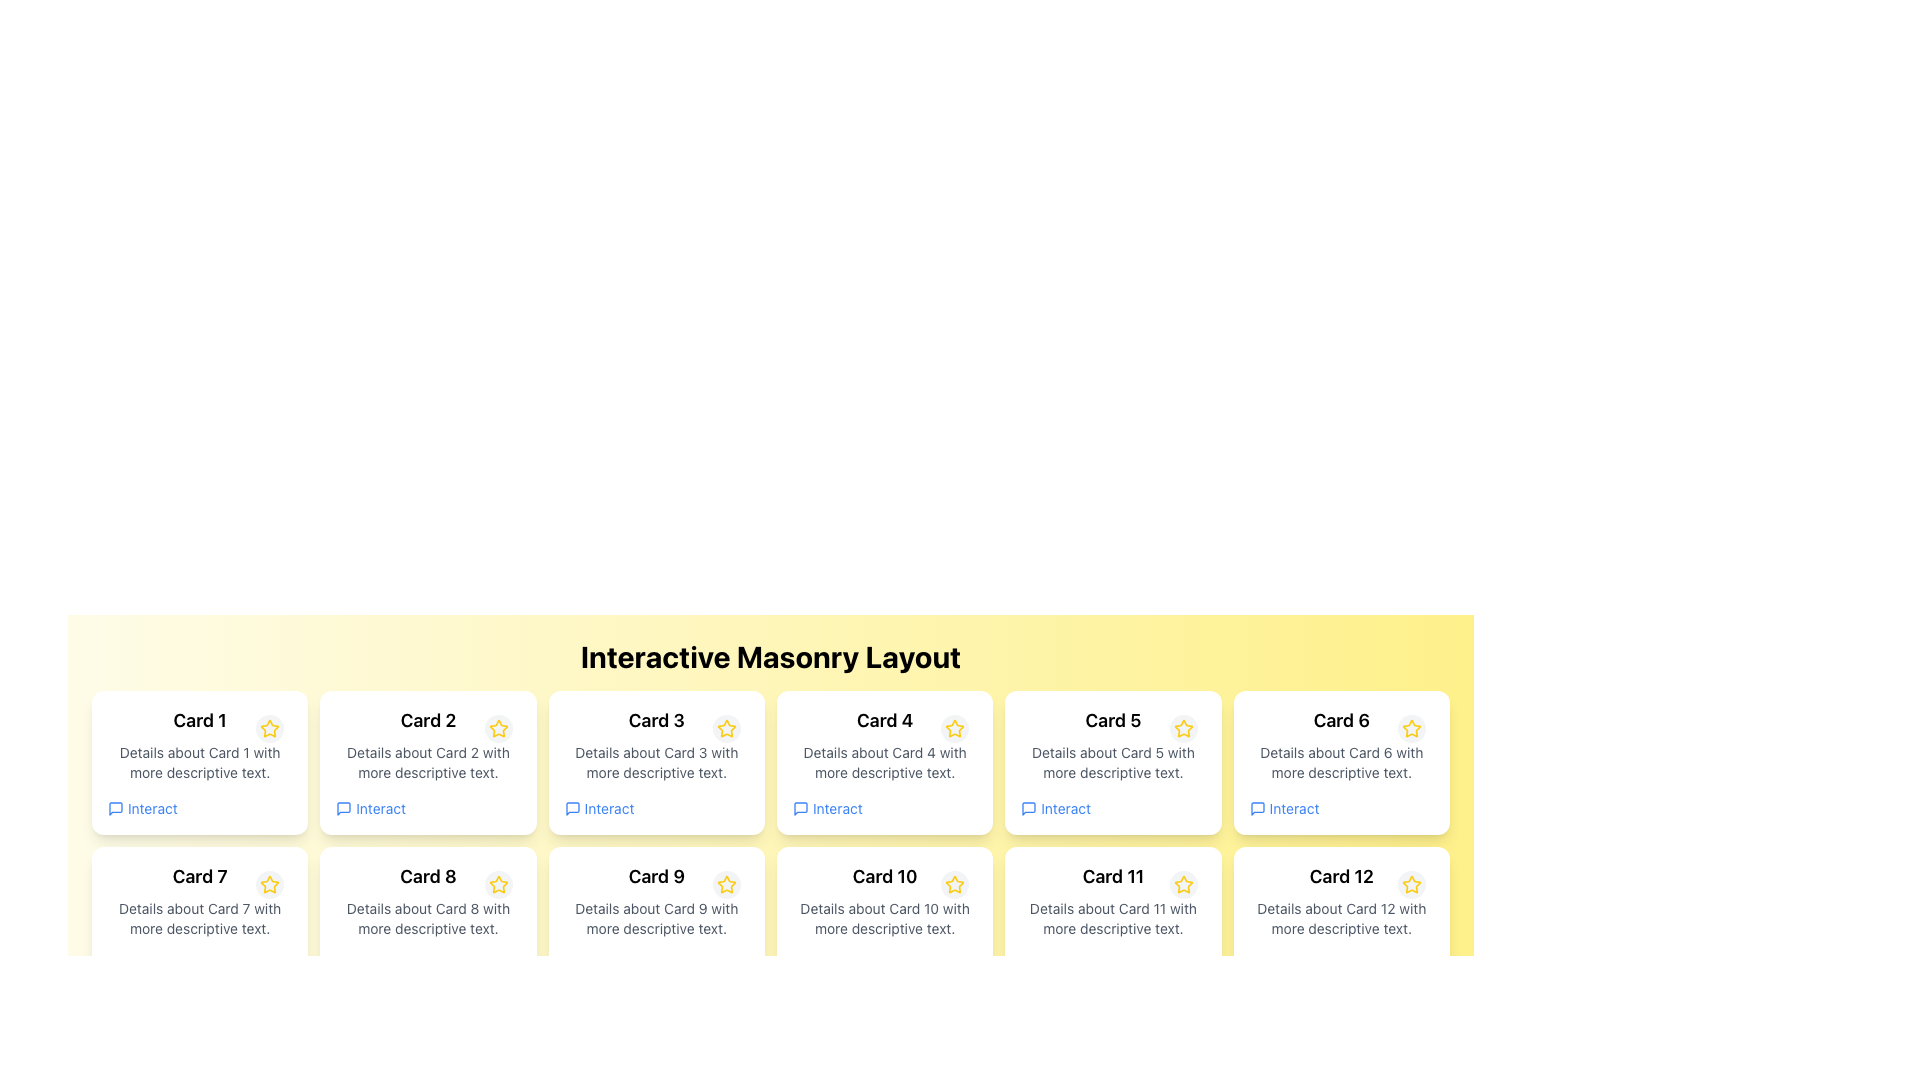 The image size is (1920, 1080). Describe the element at coordinates (598, 808) in the screenshot. I see `the interactive link for 'Card 3' located at the bottom of its content section` at that location.